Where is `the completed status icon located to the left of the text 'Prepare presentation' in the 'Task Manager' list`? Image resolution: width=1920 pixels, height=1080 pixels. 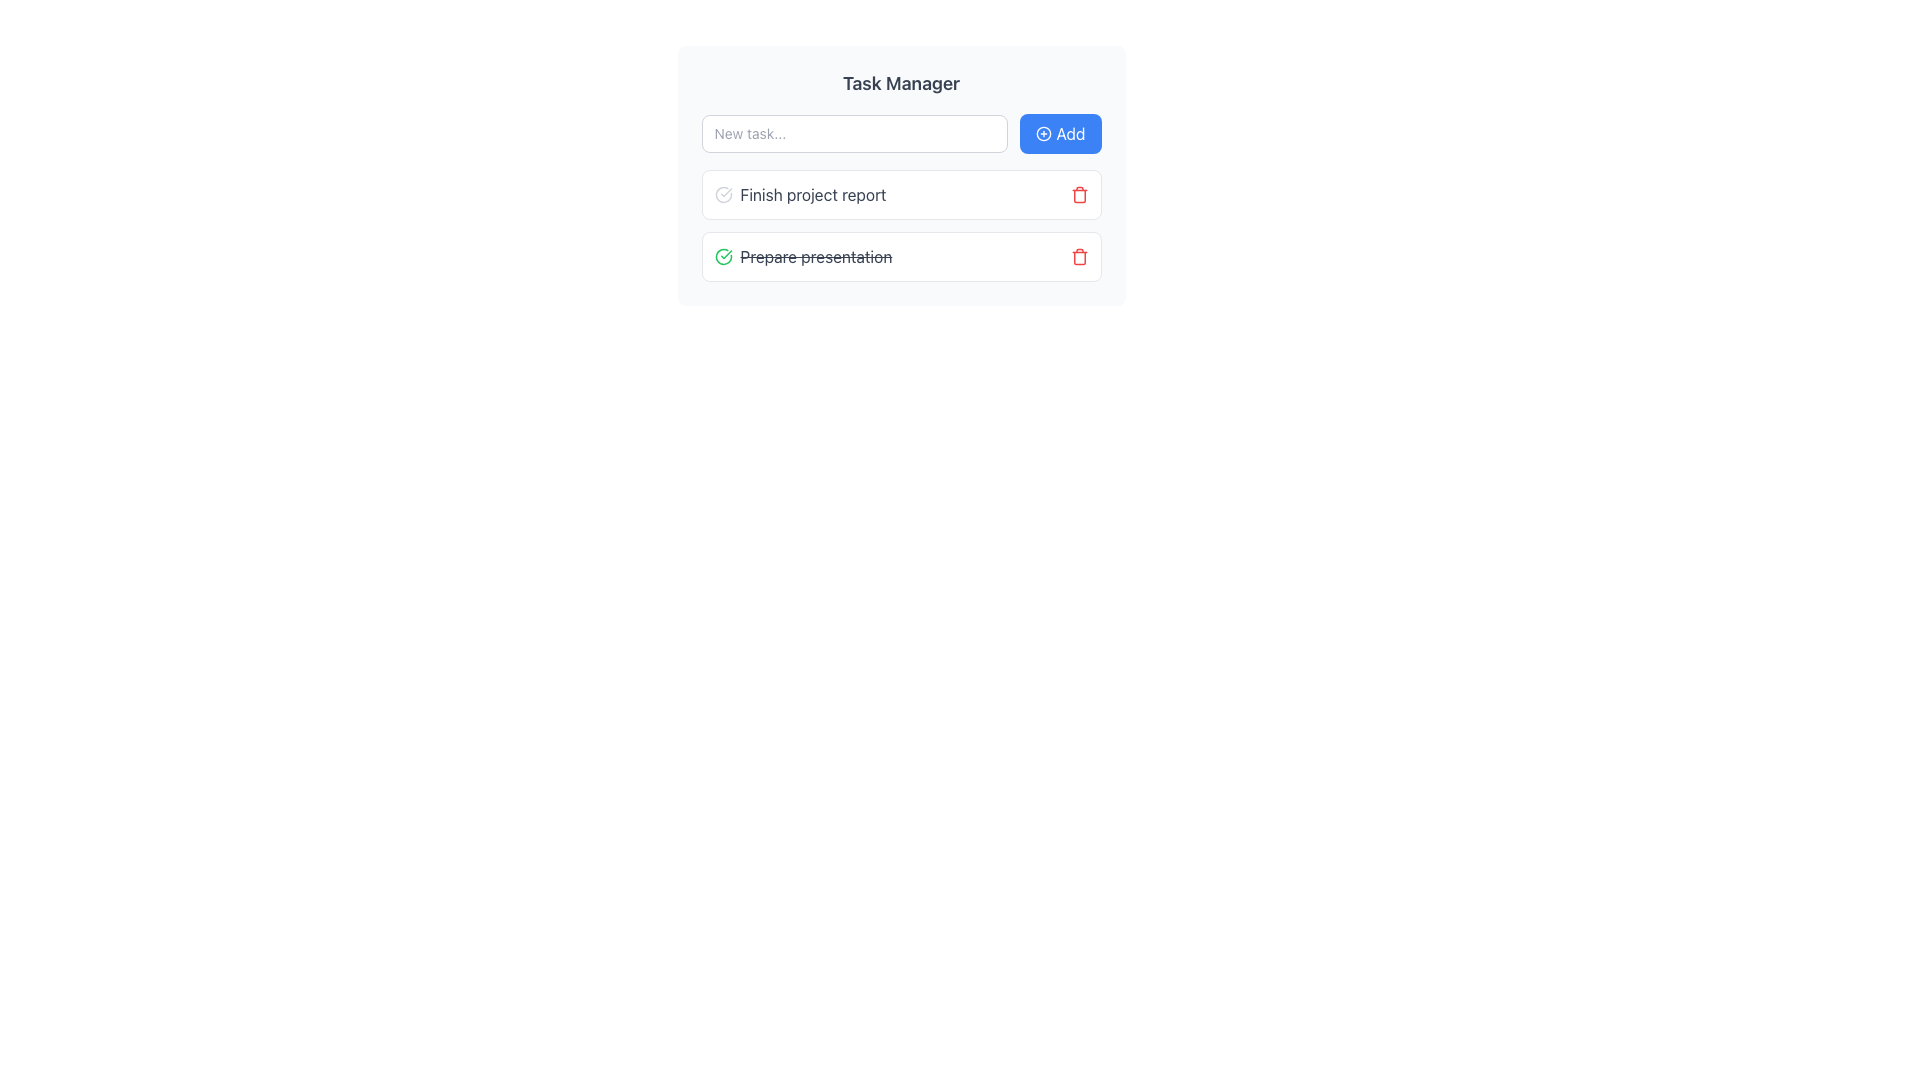 the completed status icon located to the left of the text 'Prepare presentation' in the 'Task Manager' list is located at coordinates (722, 256).